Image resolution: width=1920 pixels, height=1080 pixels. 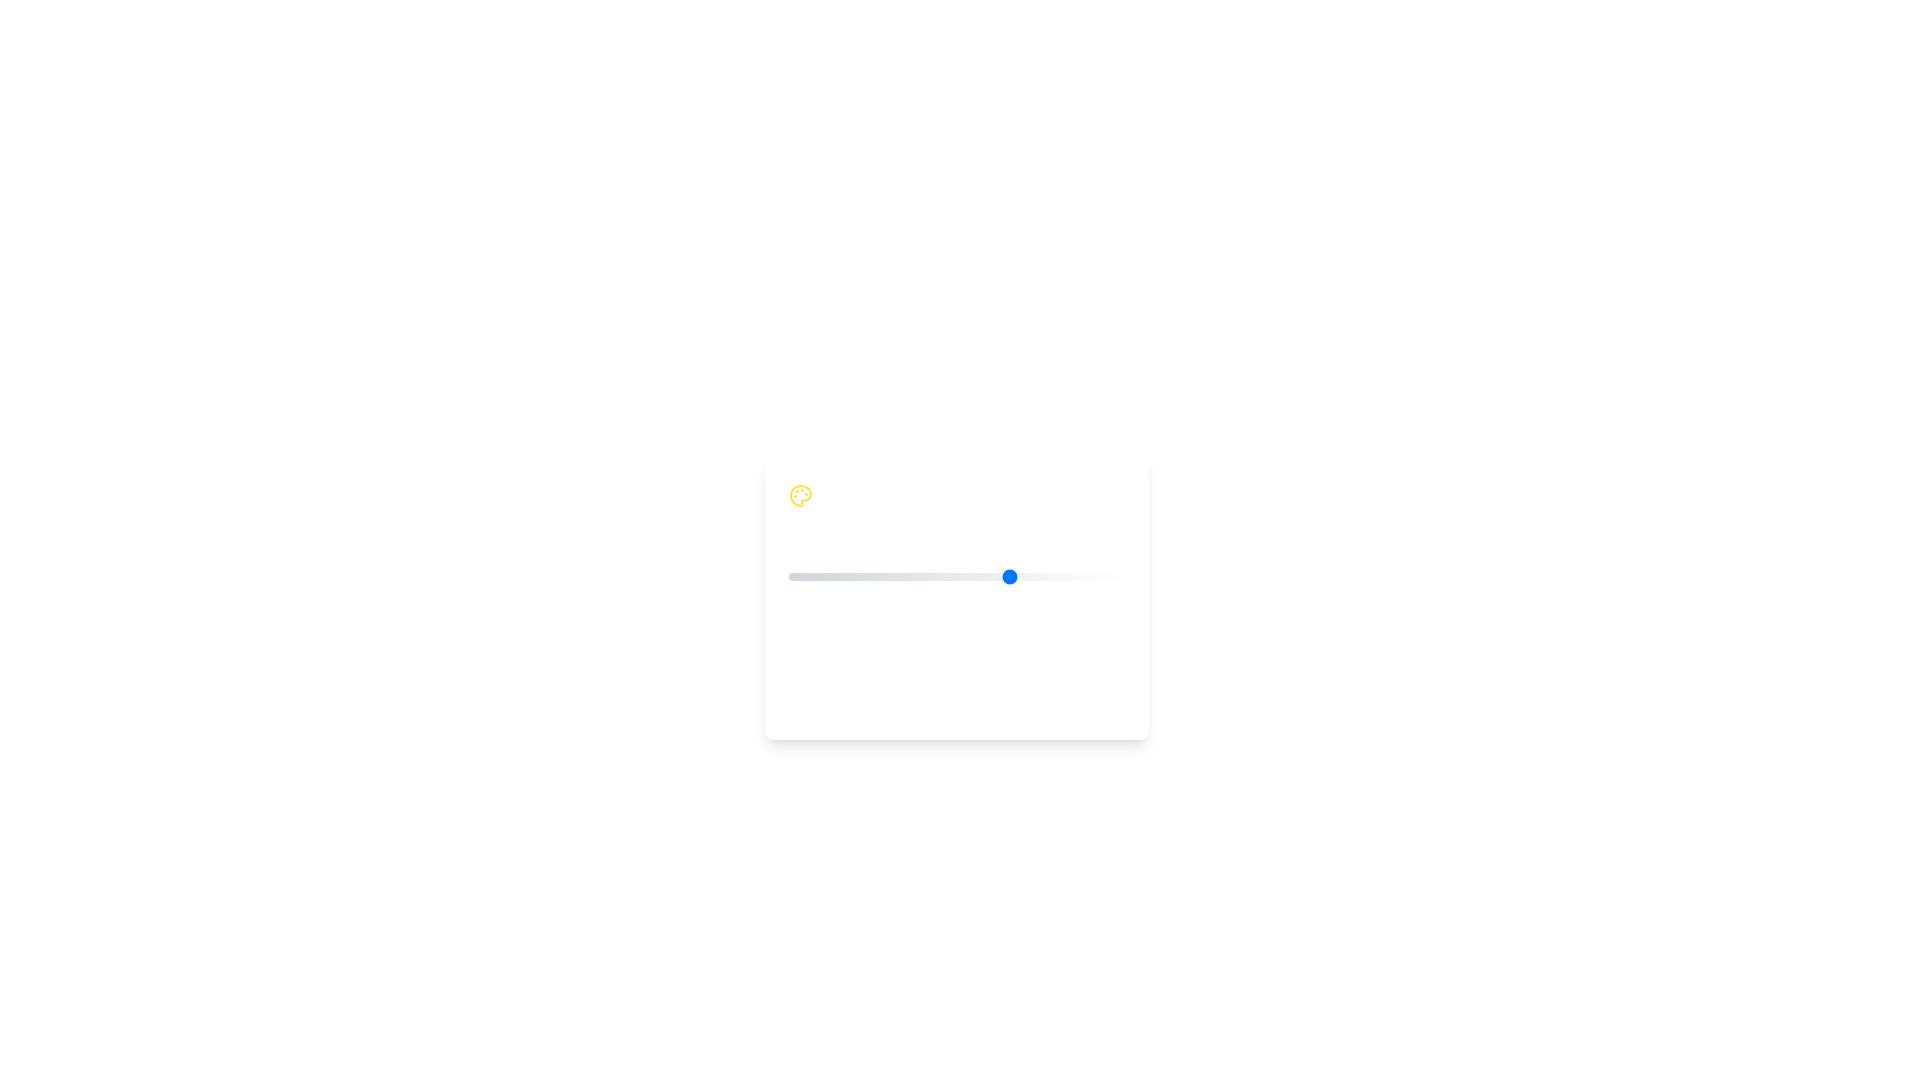 What do you see at coordinates (787, 577) in the screenshot?
I see `the mood slider to set the mood value to 1` at bounding box center [787, 577].